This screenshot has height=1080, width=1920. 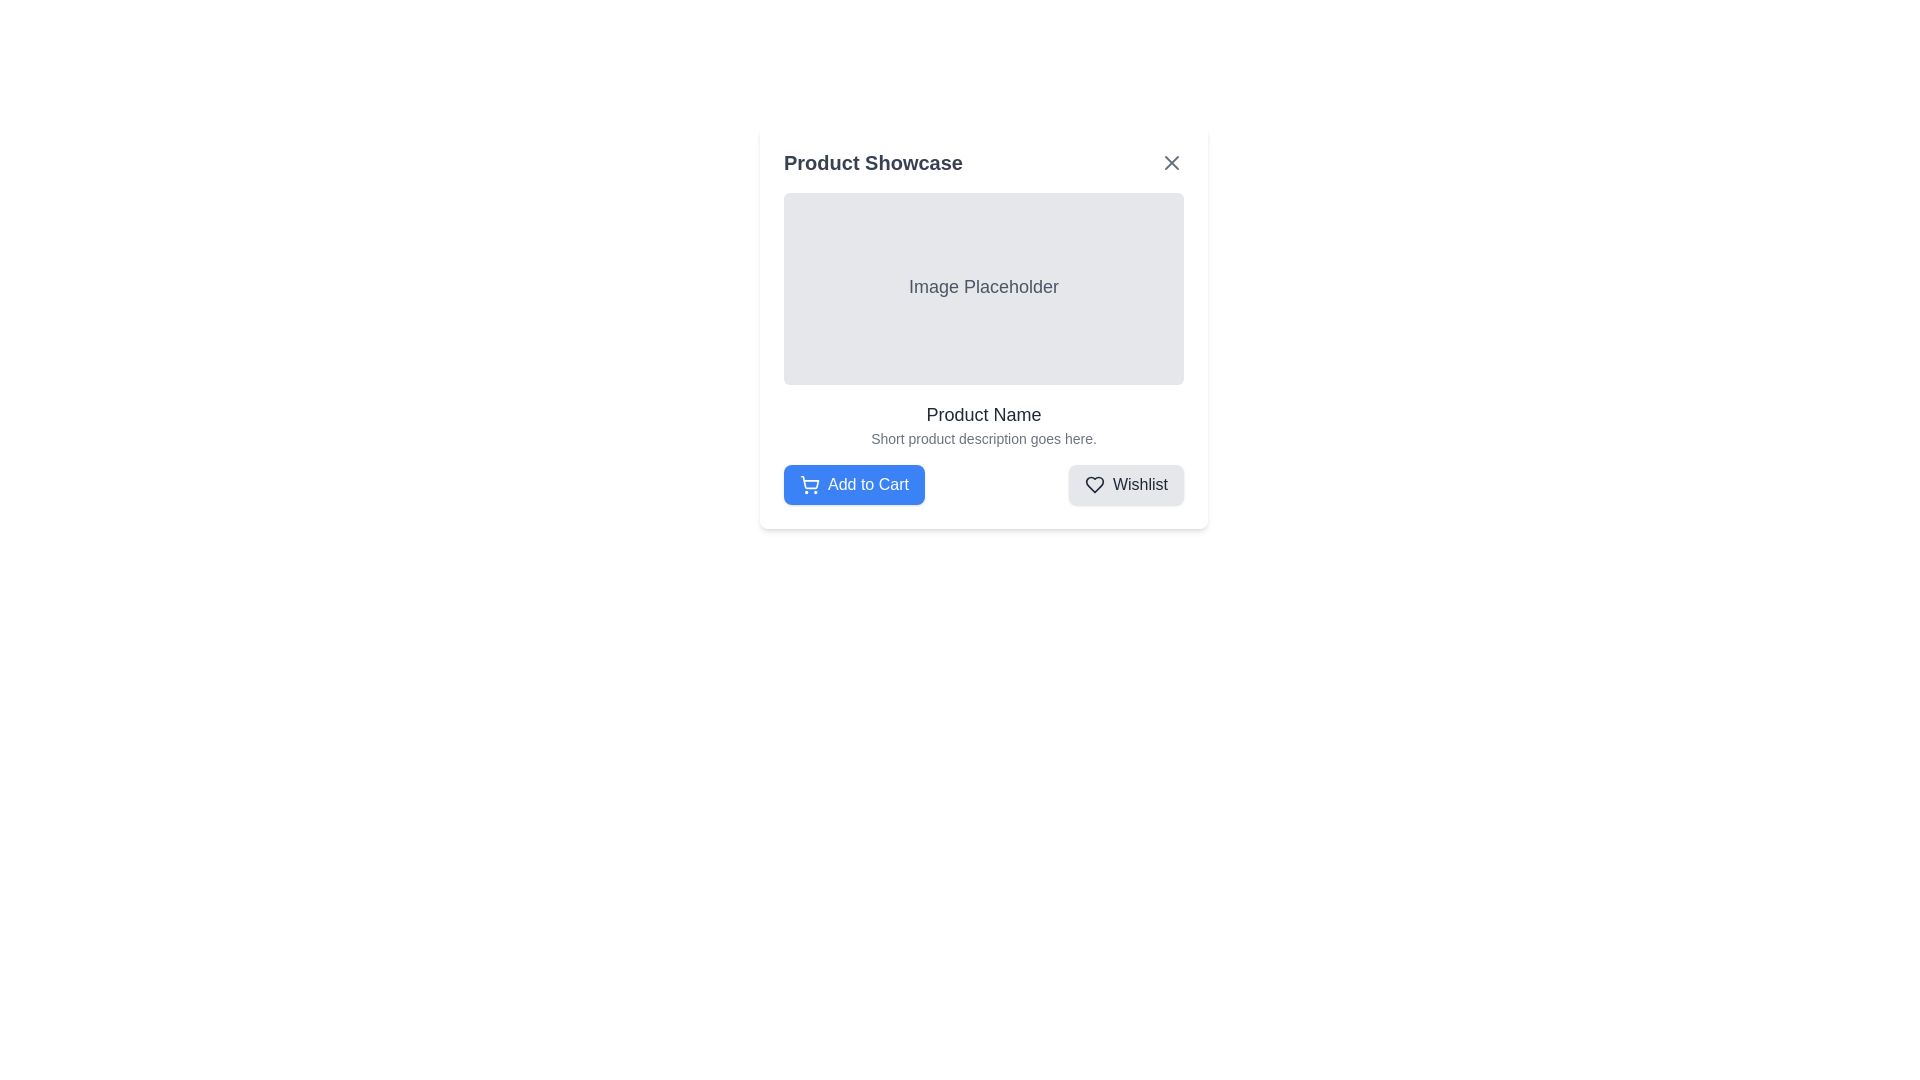 I want to click on the 'Add to Cart' button, which features a shopping cart SVG icon on the left and is visually distinct with a blue rectangle and white text, so click(x=810, y=485).